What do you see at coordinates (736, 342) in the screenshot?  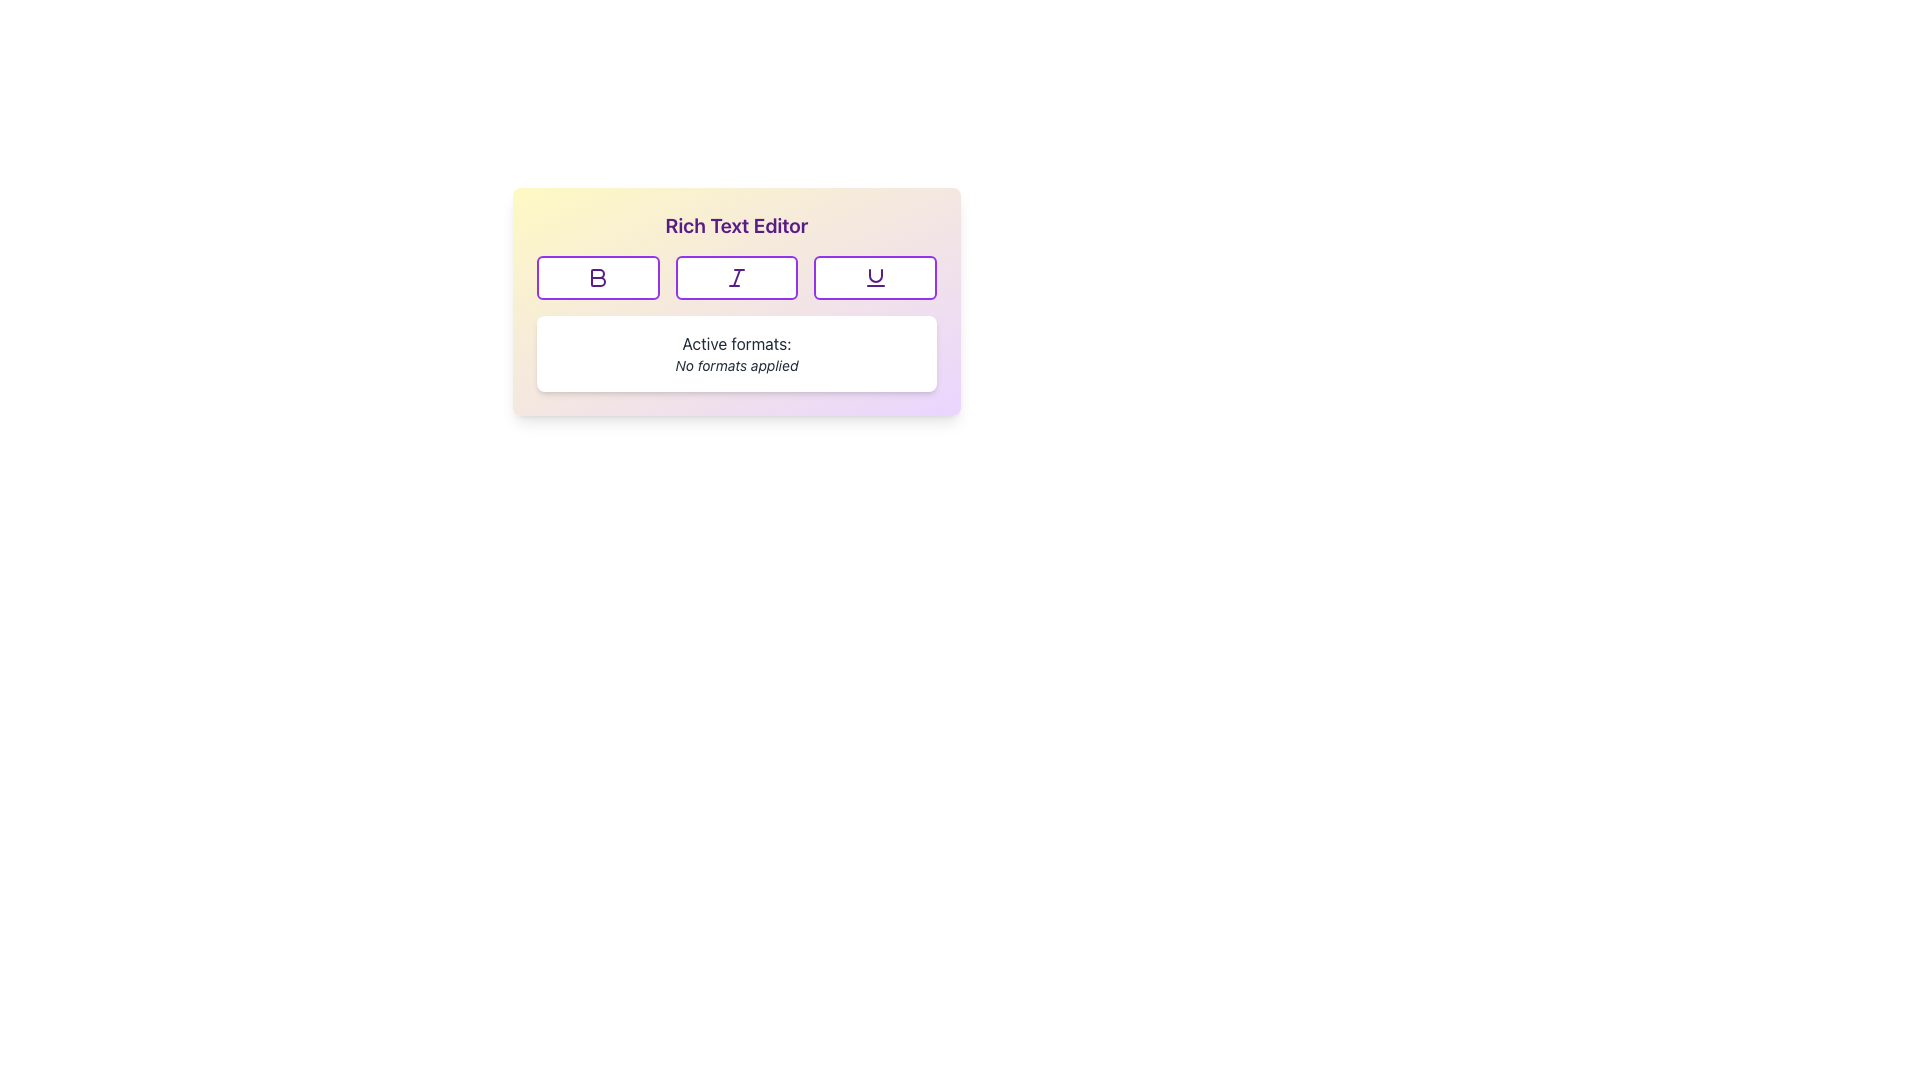 I see `the static text label located above the 'No formats applied' text, which provides a description for the formats listed below it` at bounding box center [736, 342].